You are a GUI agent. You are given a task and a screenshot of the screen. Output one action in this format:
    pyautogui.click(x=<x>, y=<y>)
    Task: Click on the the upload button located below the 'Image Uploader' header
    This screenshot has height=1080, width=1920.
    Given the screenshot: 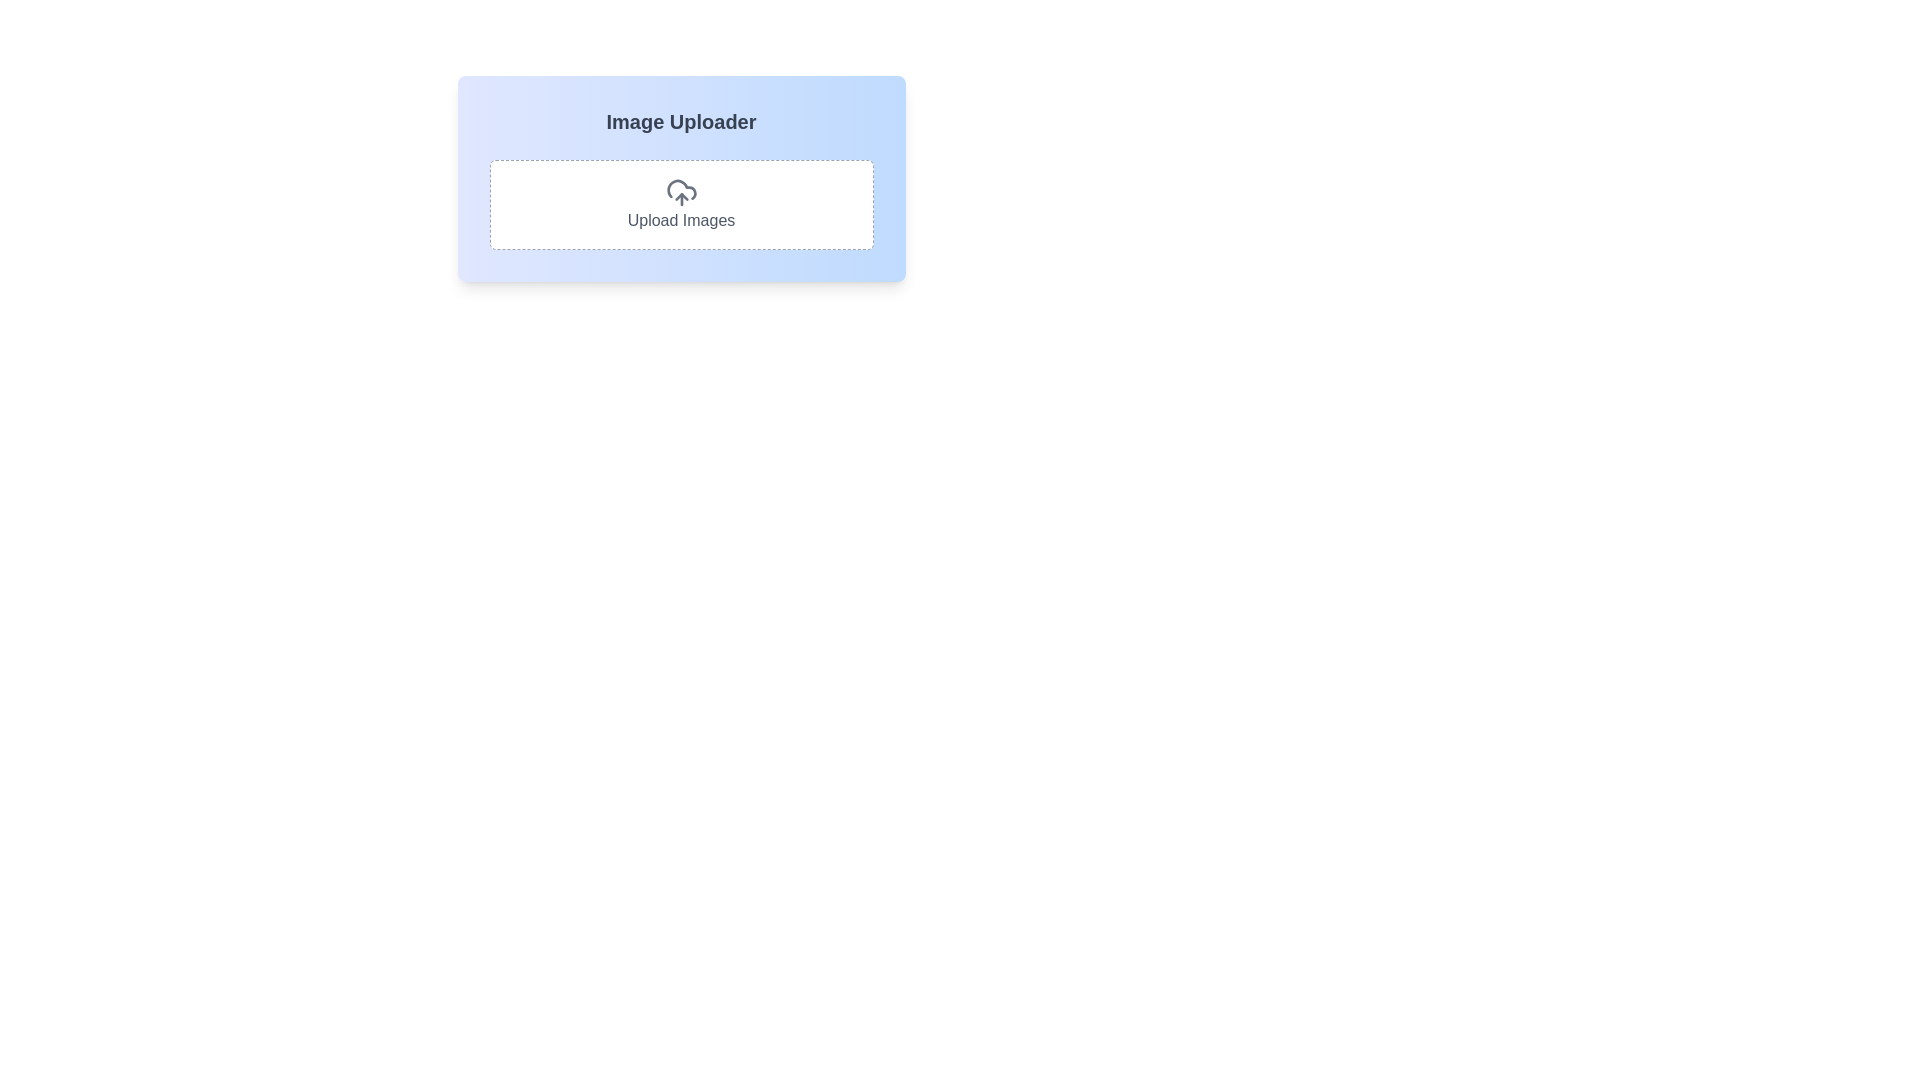 What is the action you would take?
    pyautogui.click(x=681, y=204)
    